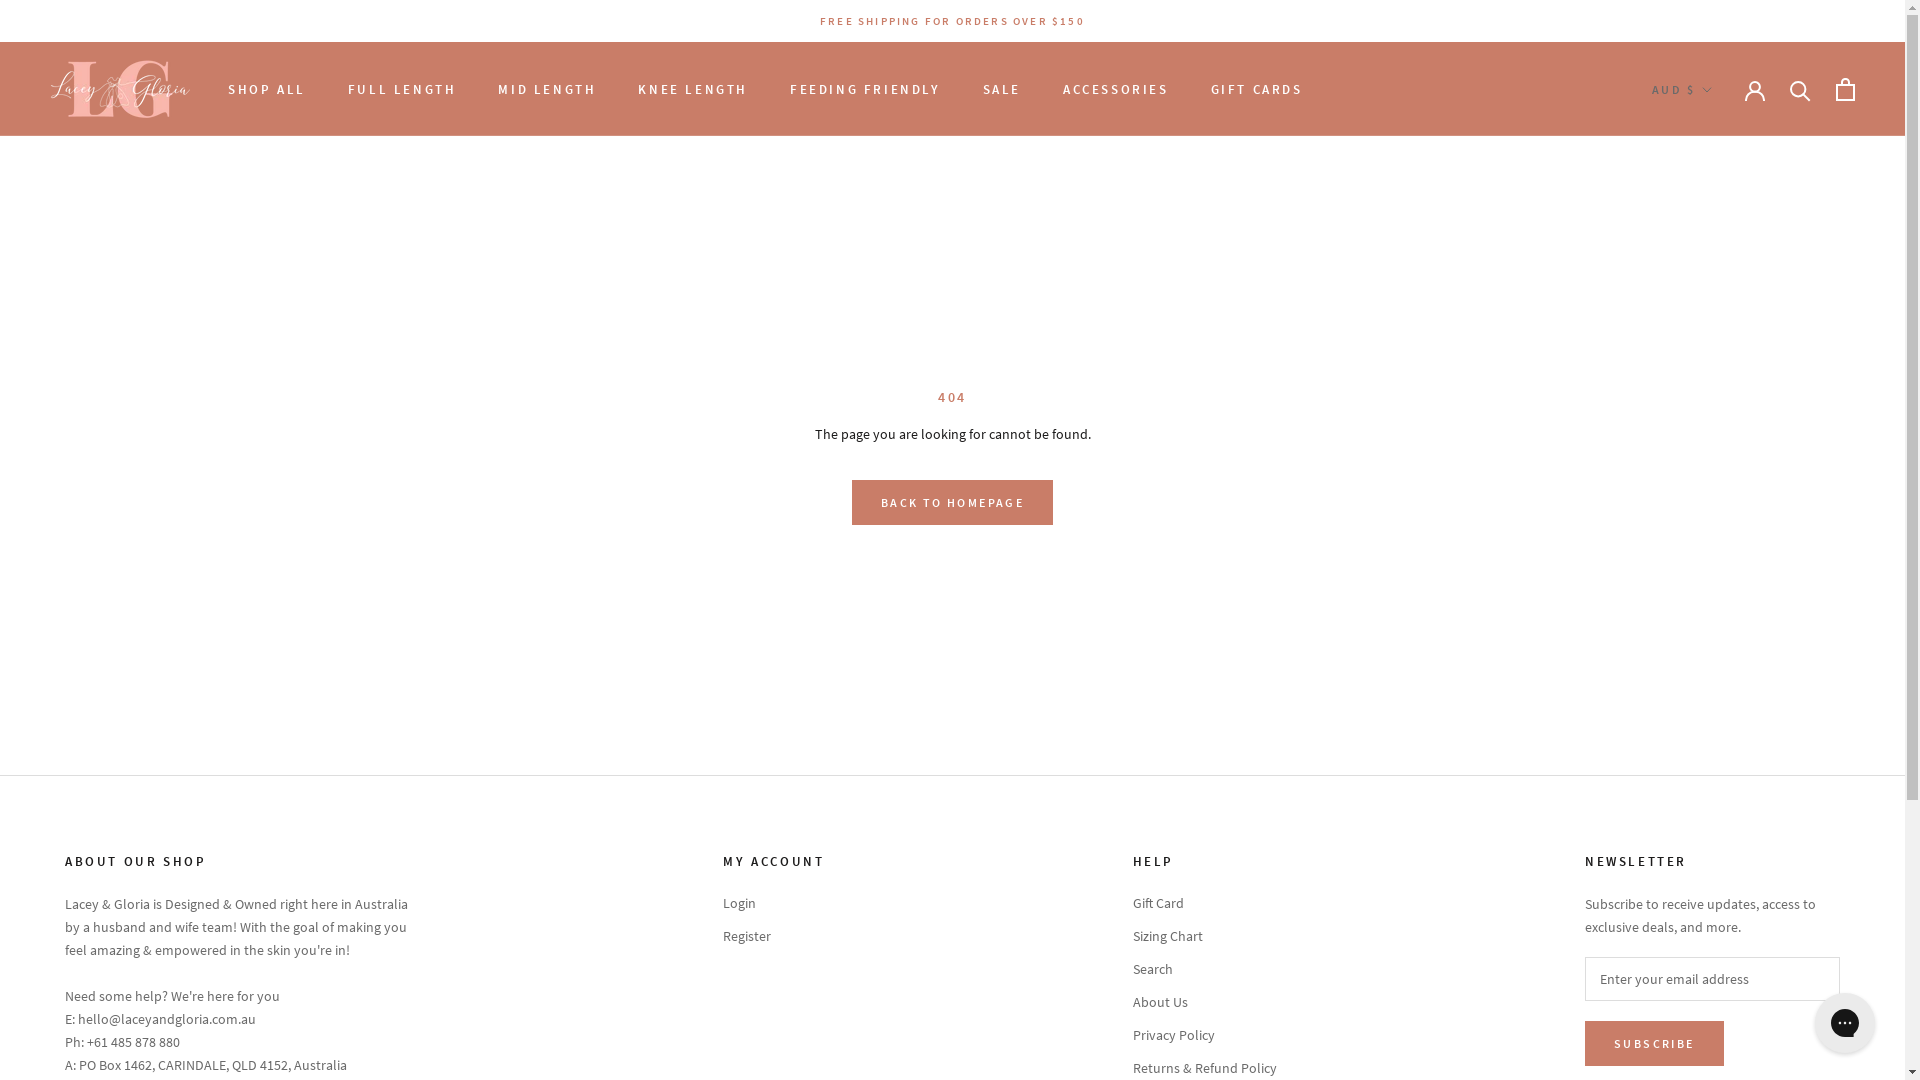  Describe the element at coordinates (1704, 284) in the screenshot. I see `'SGD'` at that location.